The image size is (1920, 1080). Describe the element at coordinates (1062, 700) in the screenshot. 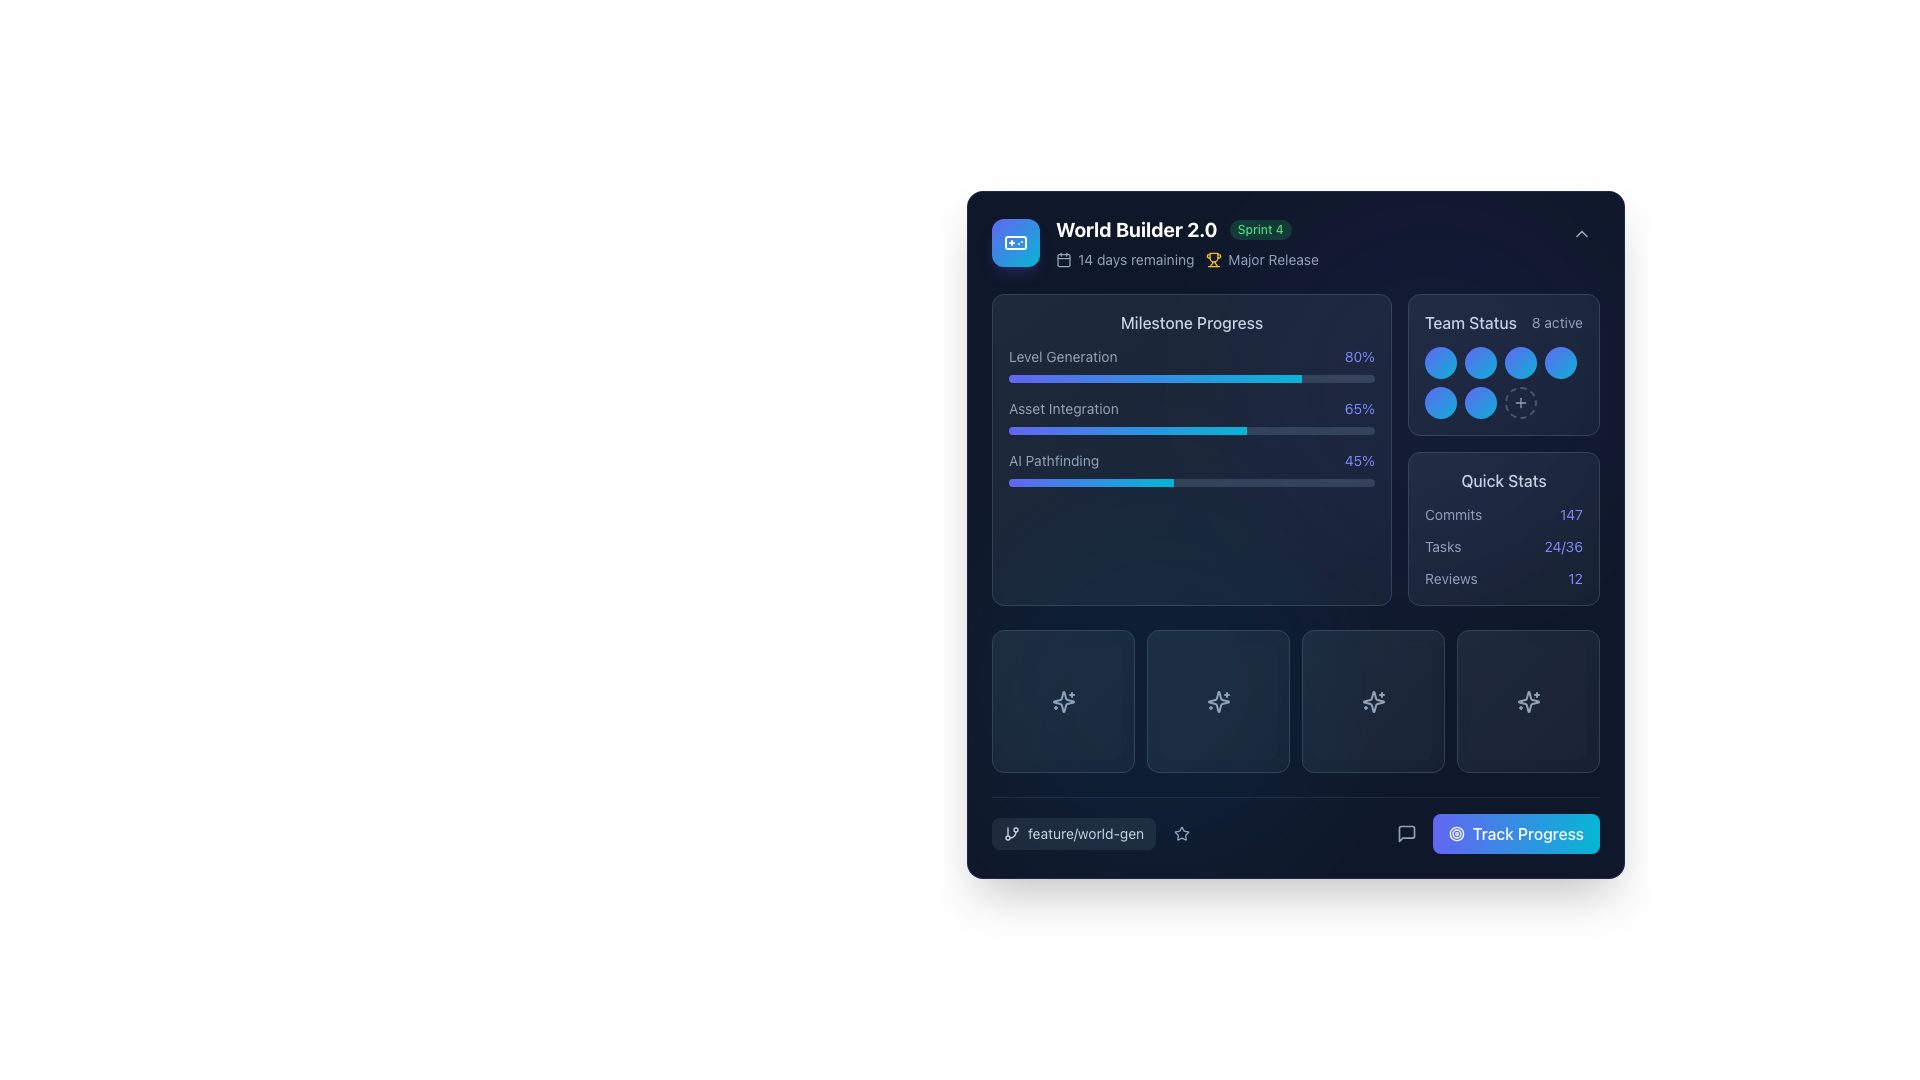

I see `the first interactive card in the horizontal grid, which features a dark gradient background and a centered sparkles icon` at that location.